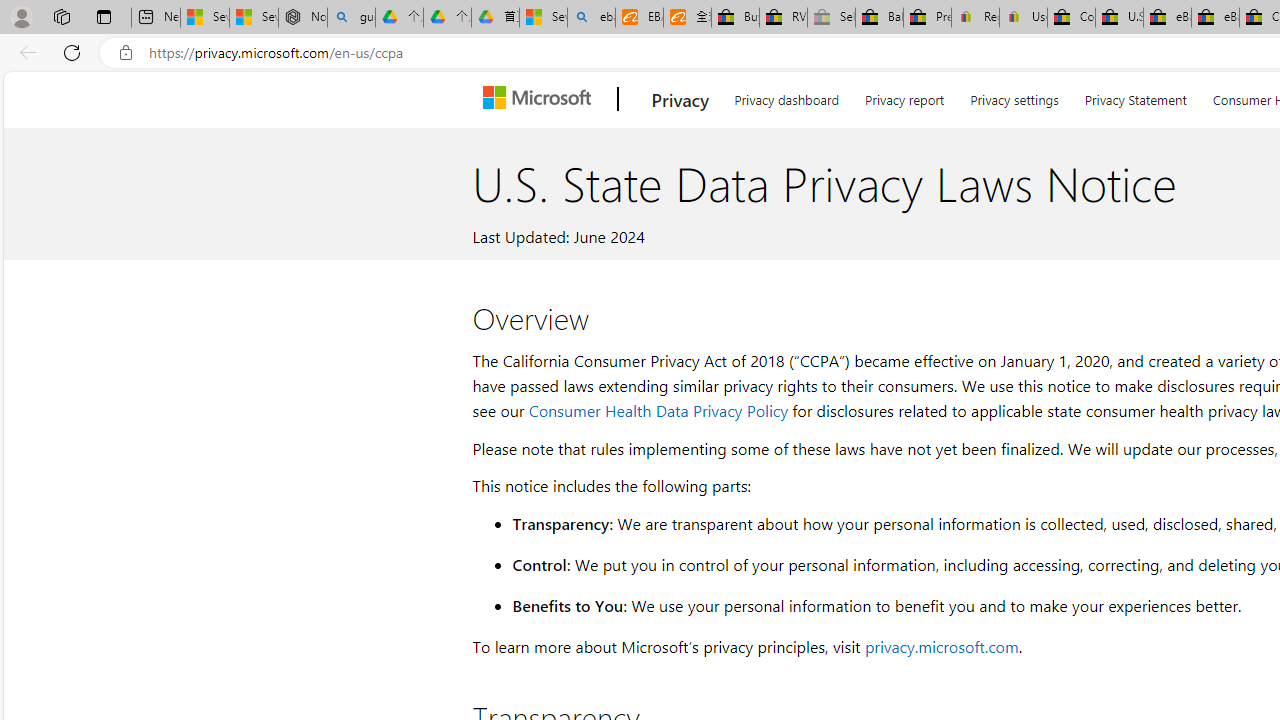 This screenshot has height=720, width=1280. What do you see at coordinates (657, 409) in the screenshot?
I see `'Consumer Health Data Privacy Policy'` at bounding box center [657, 409].